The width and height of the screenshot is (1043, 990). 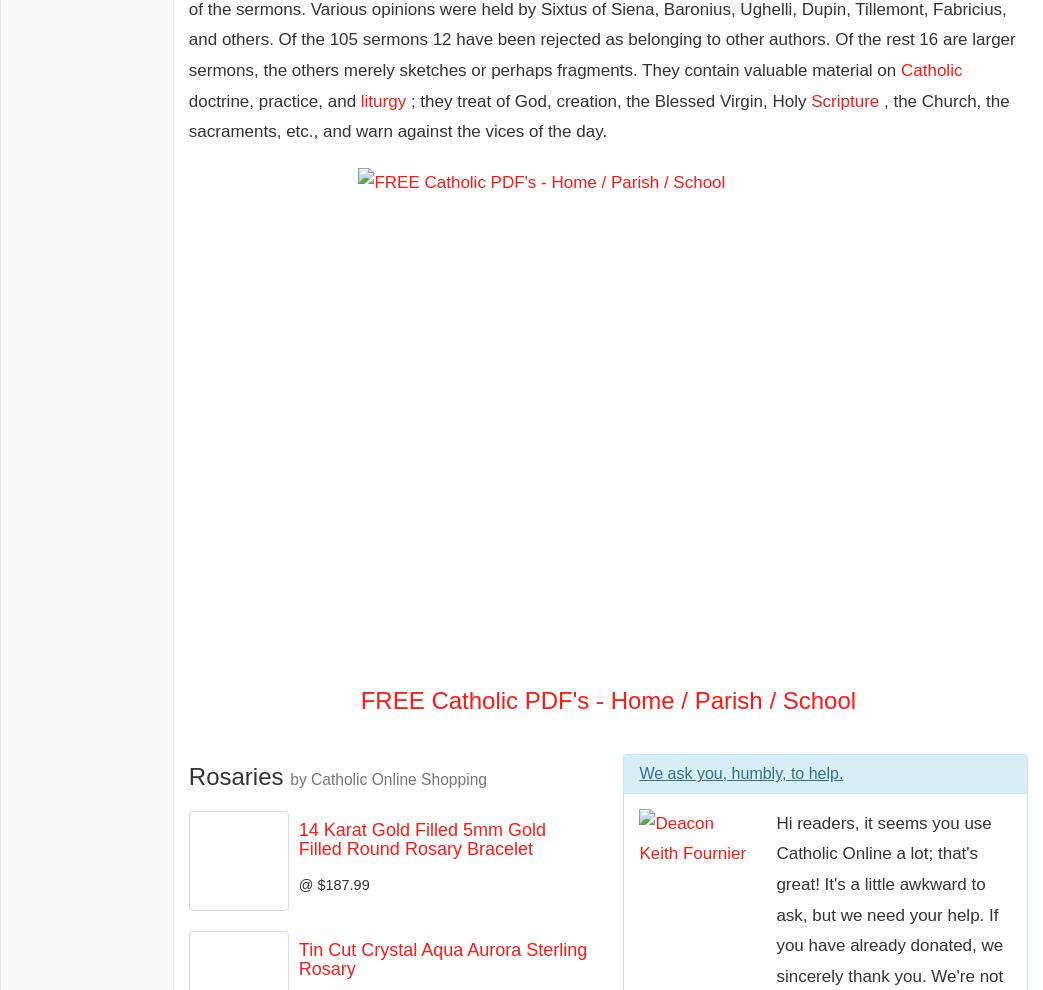 What do you see at coordinates (332, 884) in the screenshot?
I see `'@ $187.99'` at bounding box center [332, 884].